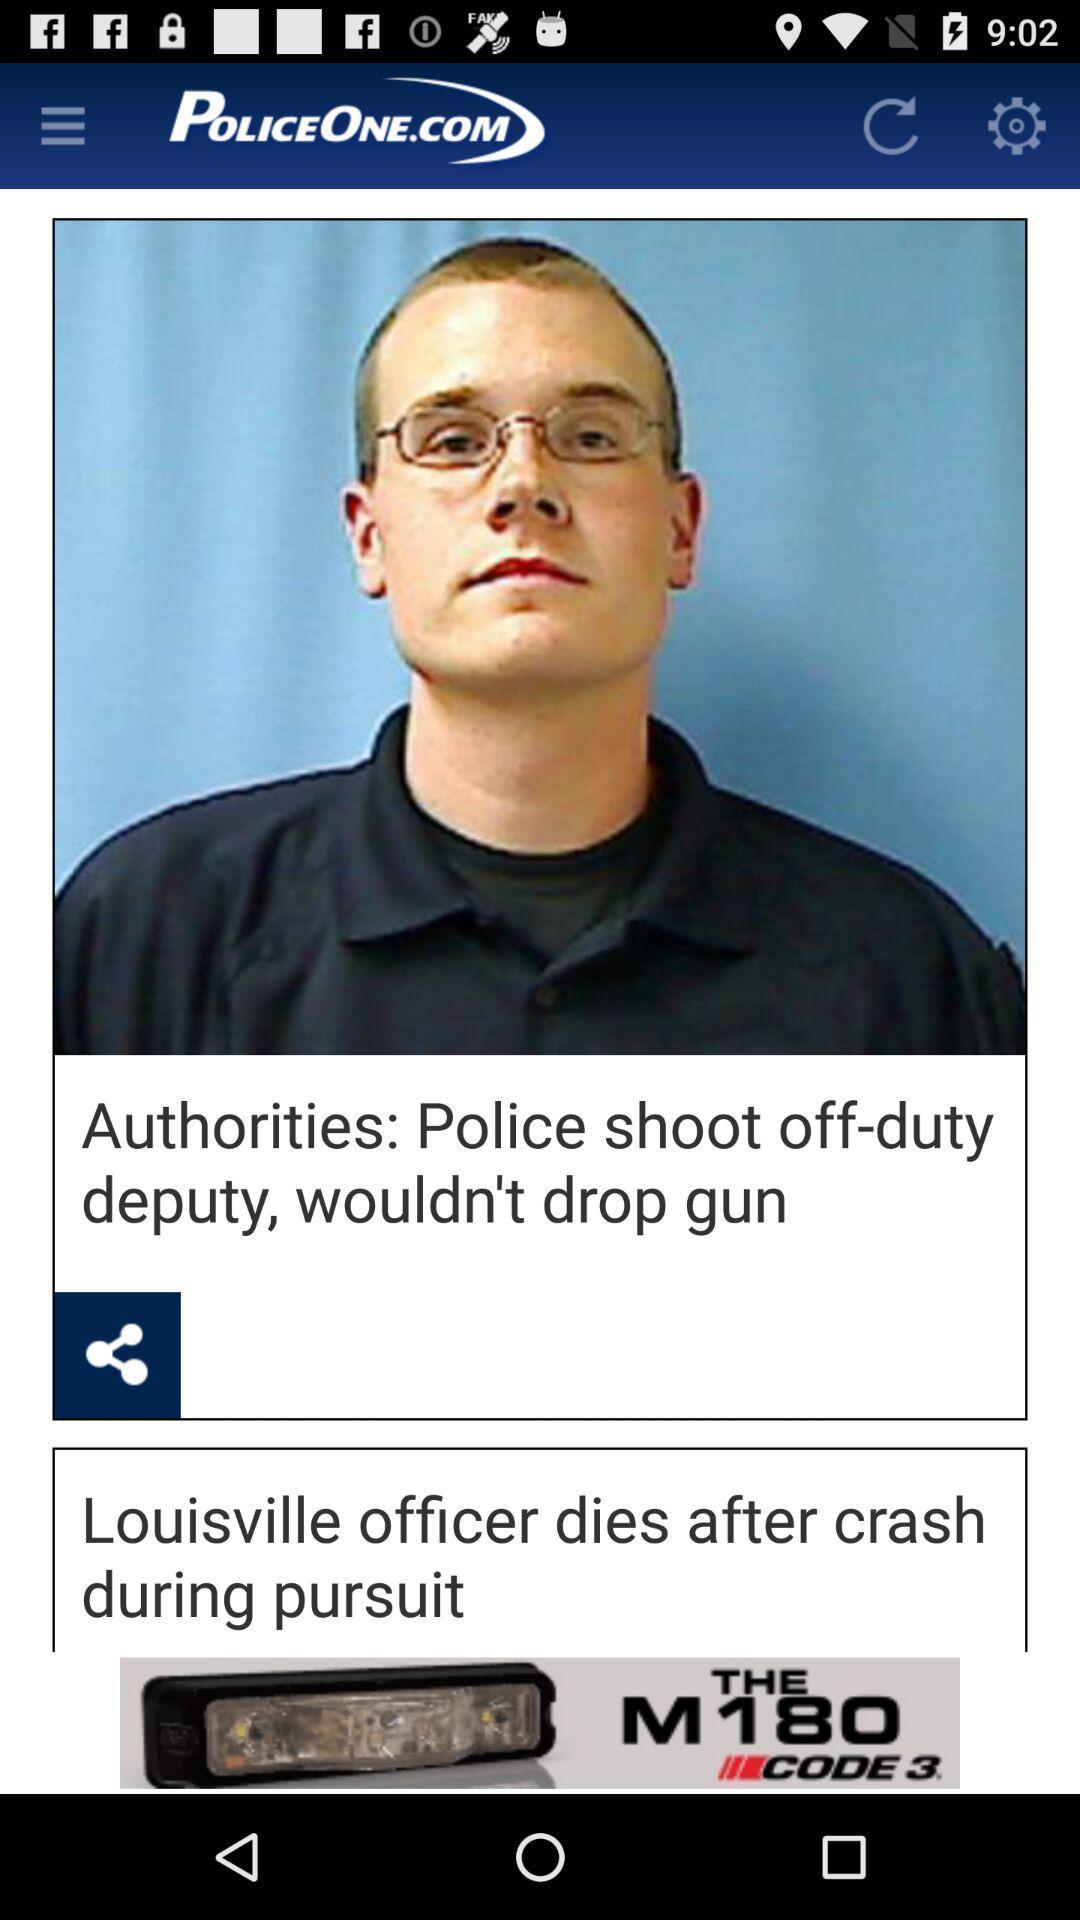 The width and height of the screenshot is (1080, 1920). I want to click on visibility is better quality, so click(61, 124).